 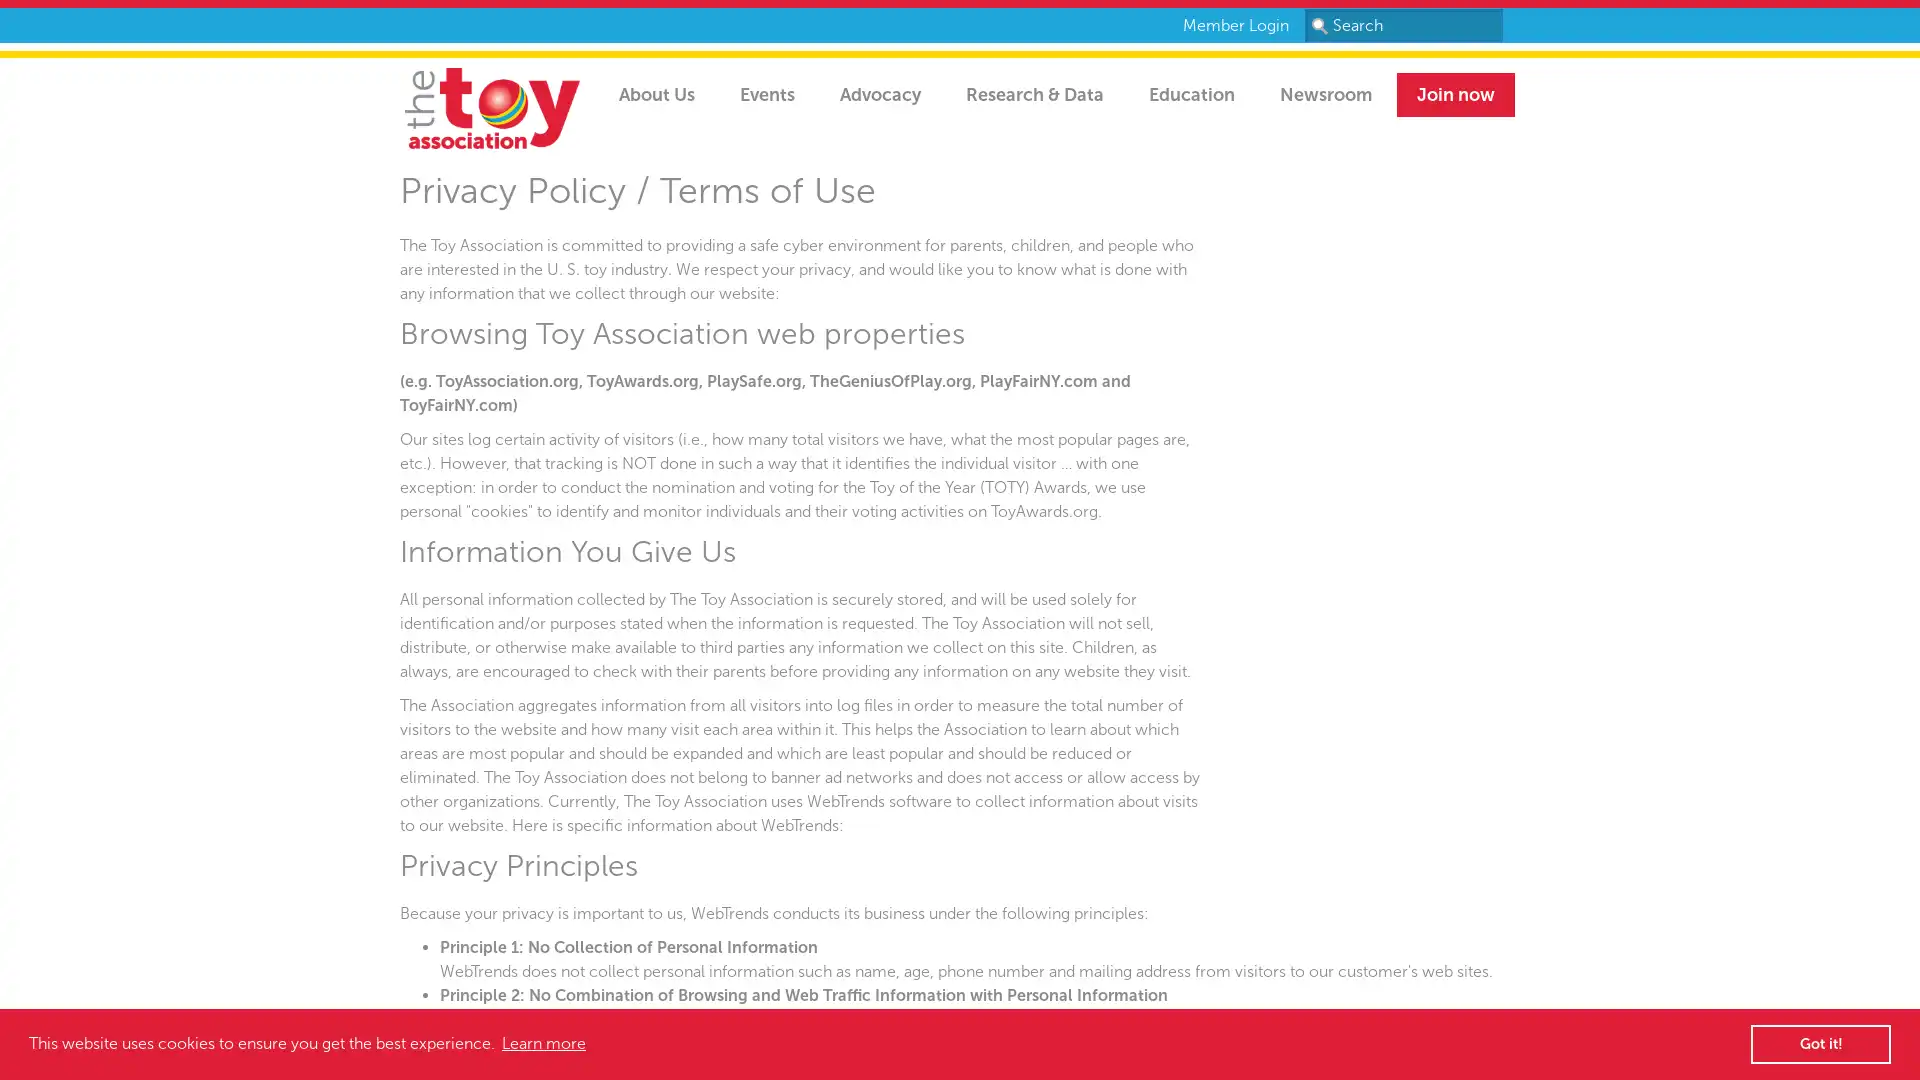 I want to click on dismiss cookie message, so click(x=1820, y=1043).